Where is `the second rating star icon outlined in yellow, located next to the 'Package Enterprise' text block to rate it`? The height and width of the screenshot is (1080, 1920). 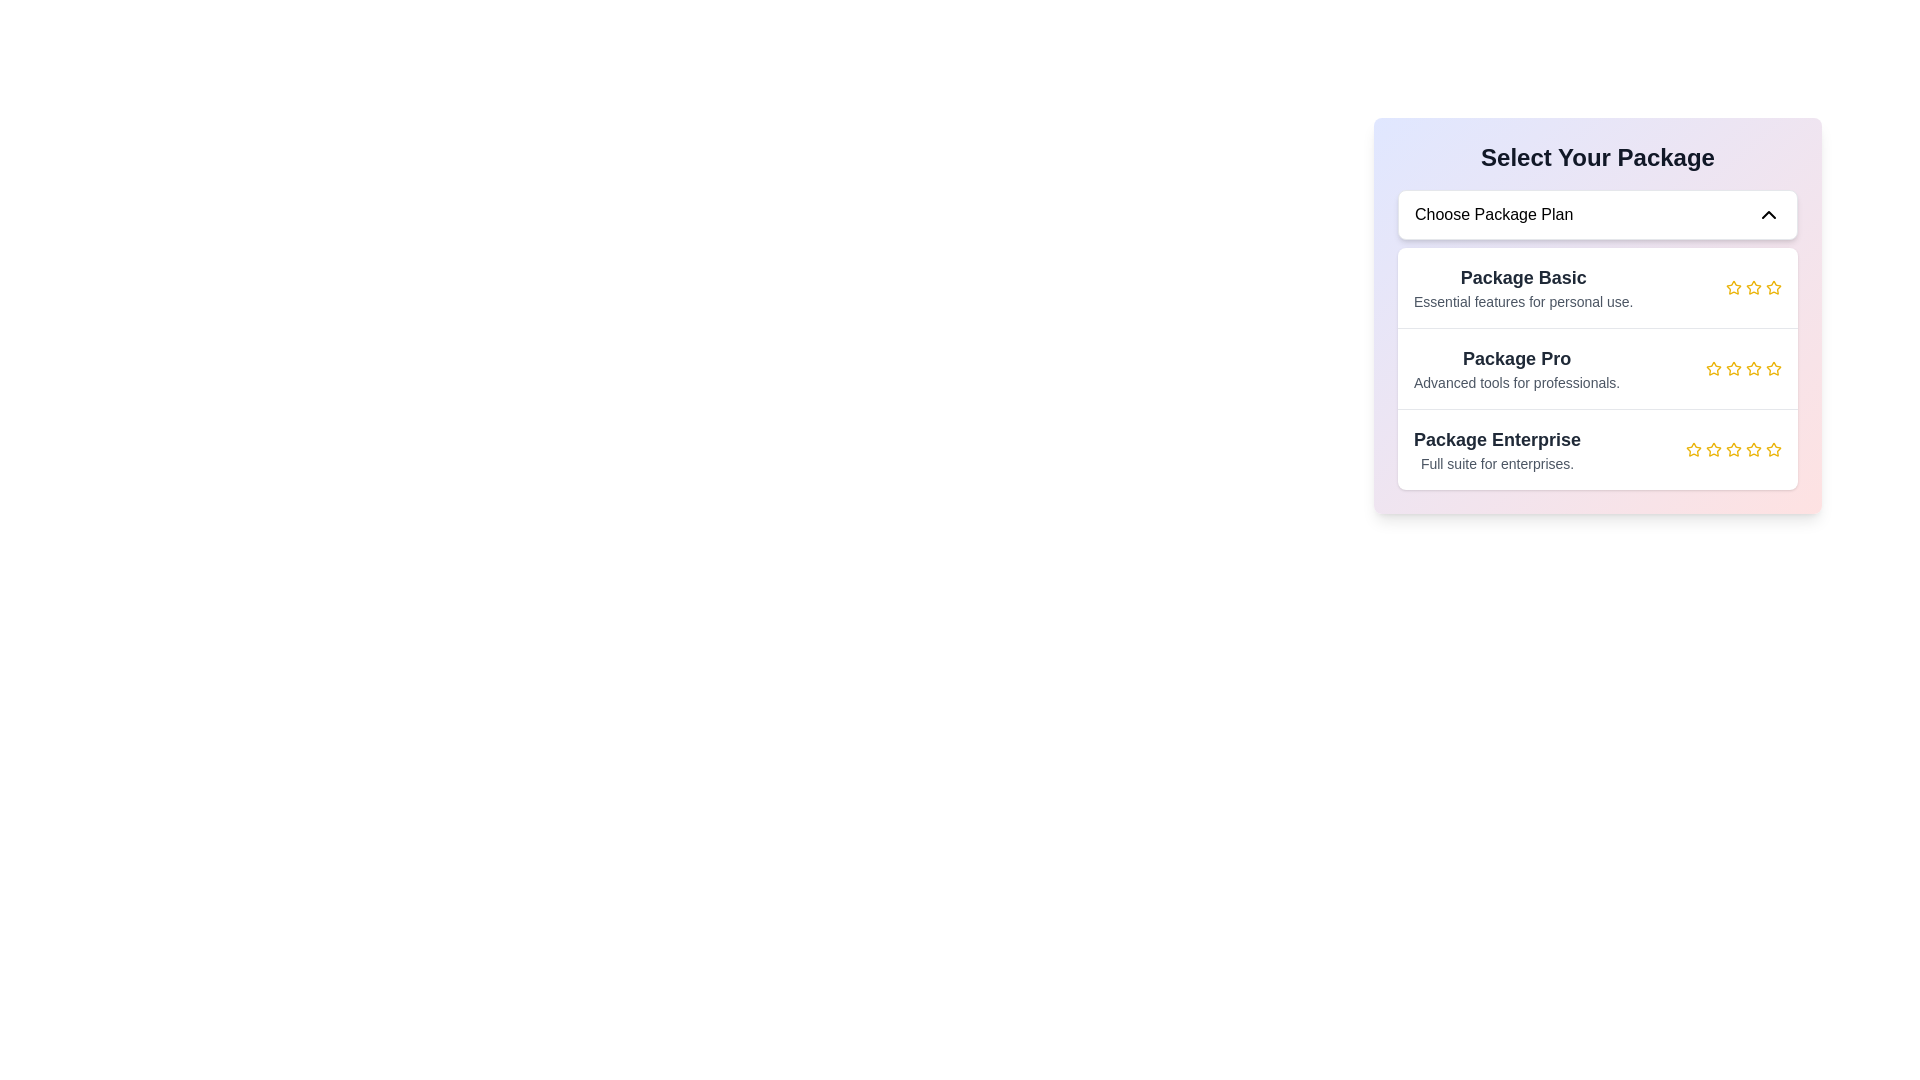
the second rating star icon outlined in yellow, located next to the 'Package Enterprise' text block to rate it is located at coordinates (1693, 448).